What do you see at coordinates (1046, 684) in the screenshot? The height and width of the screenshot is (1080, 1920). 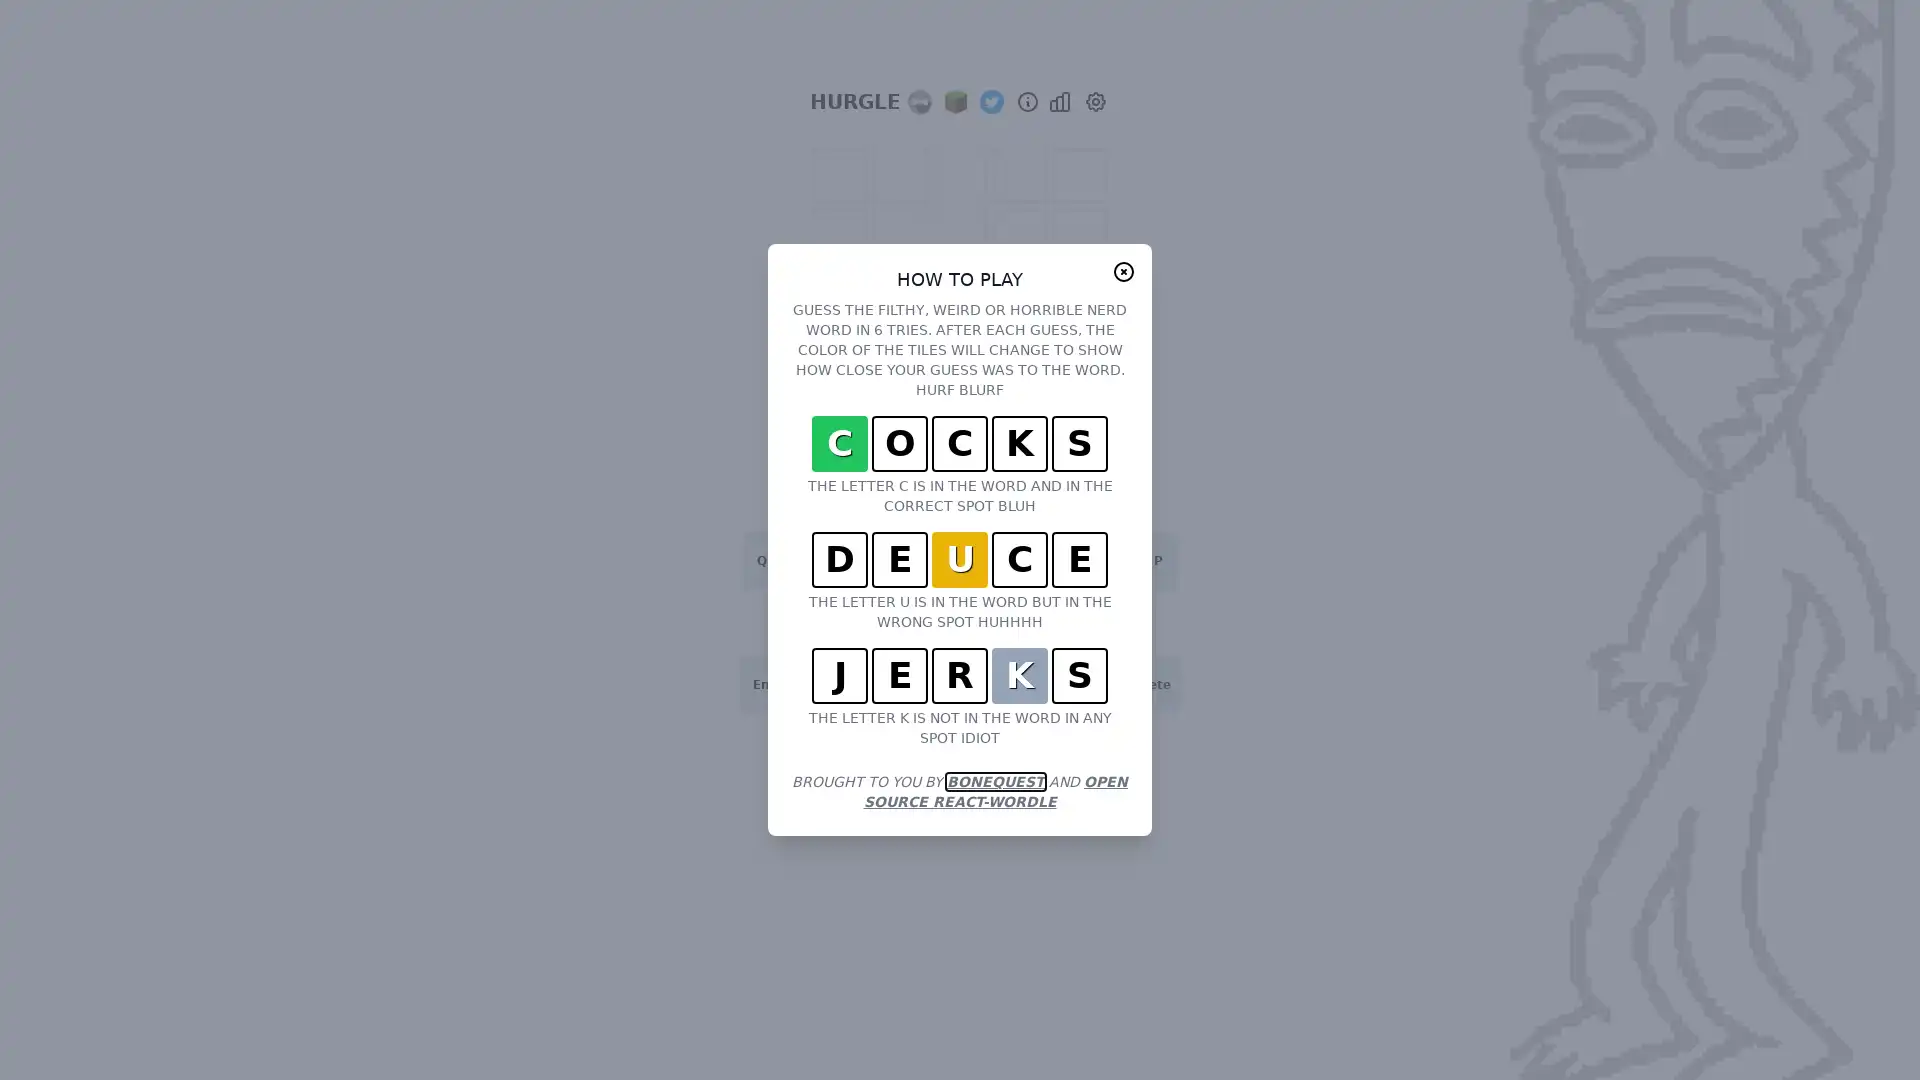 I see `N` at bounding box center [1046, 684].